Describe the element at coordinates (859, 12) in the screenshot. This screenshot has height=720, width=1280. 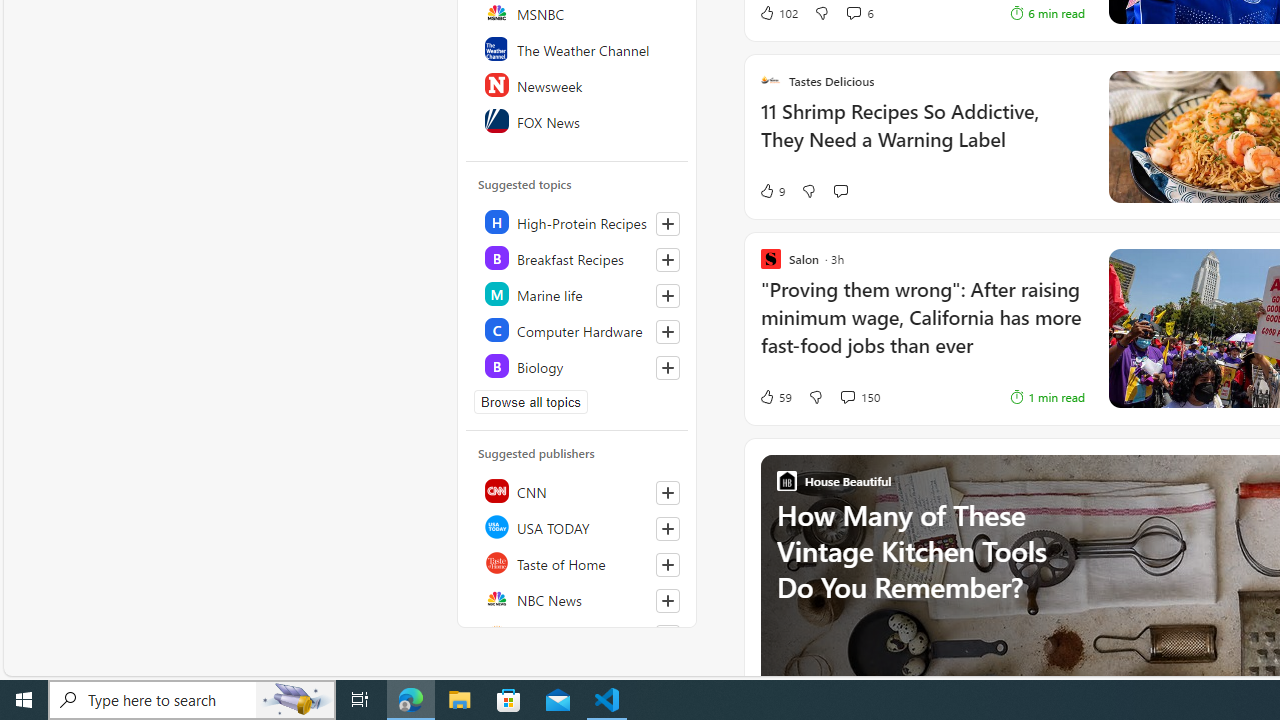
I see `'View comments 6 Comment'` at that location.